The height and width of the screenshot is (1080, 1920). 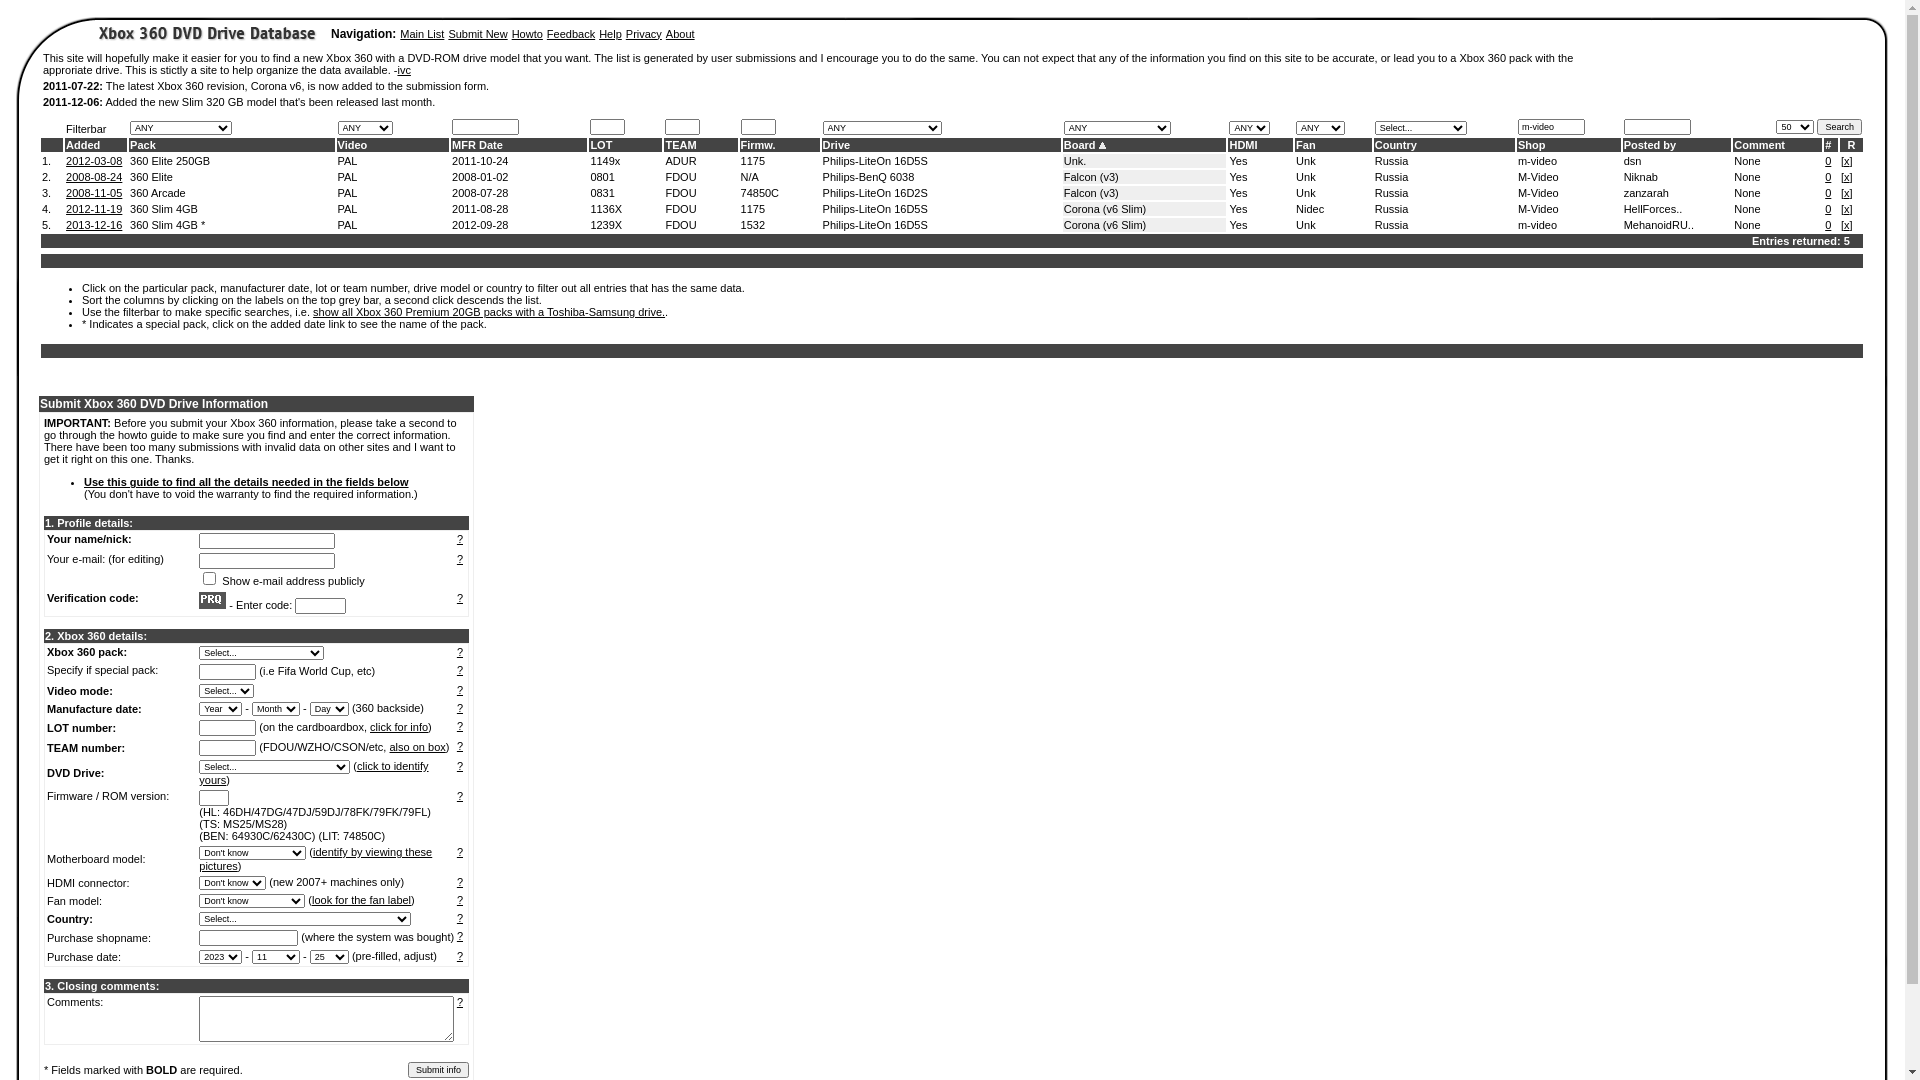 I want to click on '1175', so click(x=752, y=208).